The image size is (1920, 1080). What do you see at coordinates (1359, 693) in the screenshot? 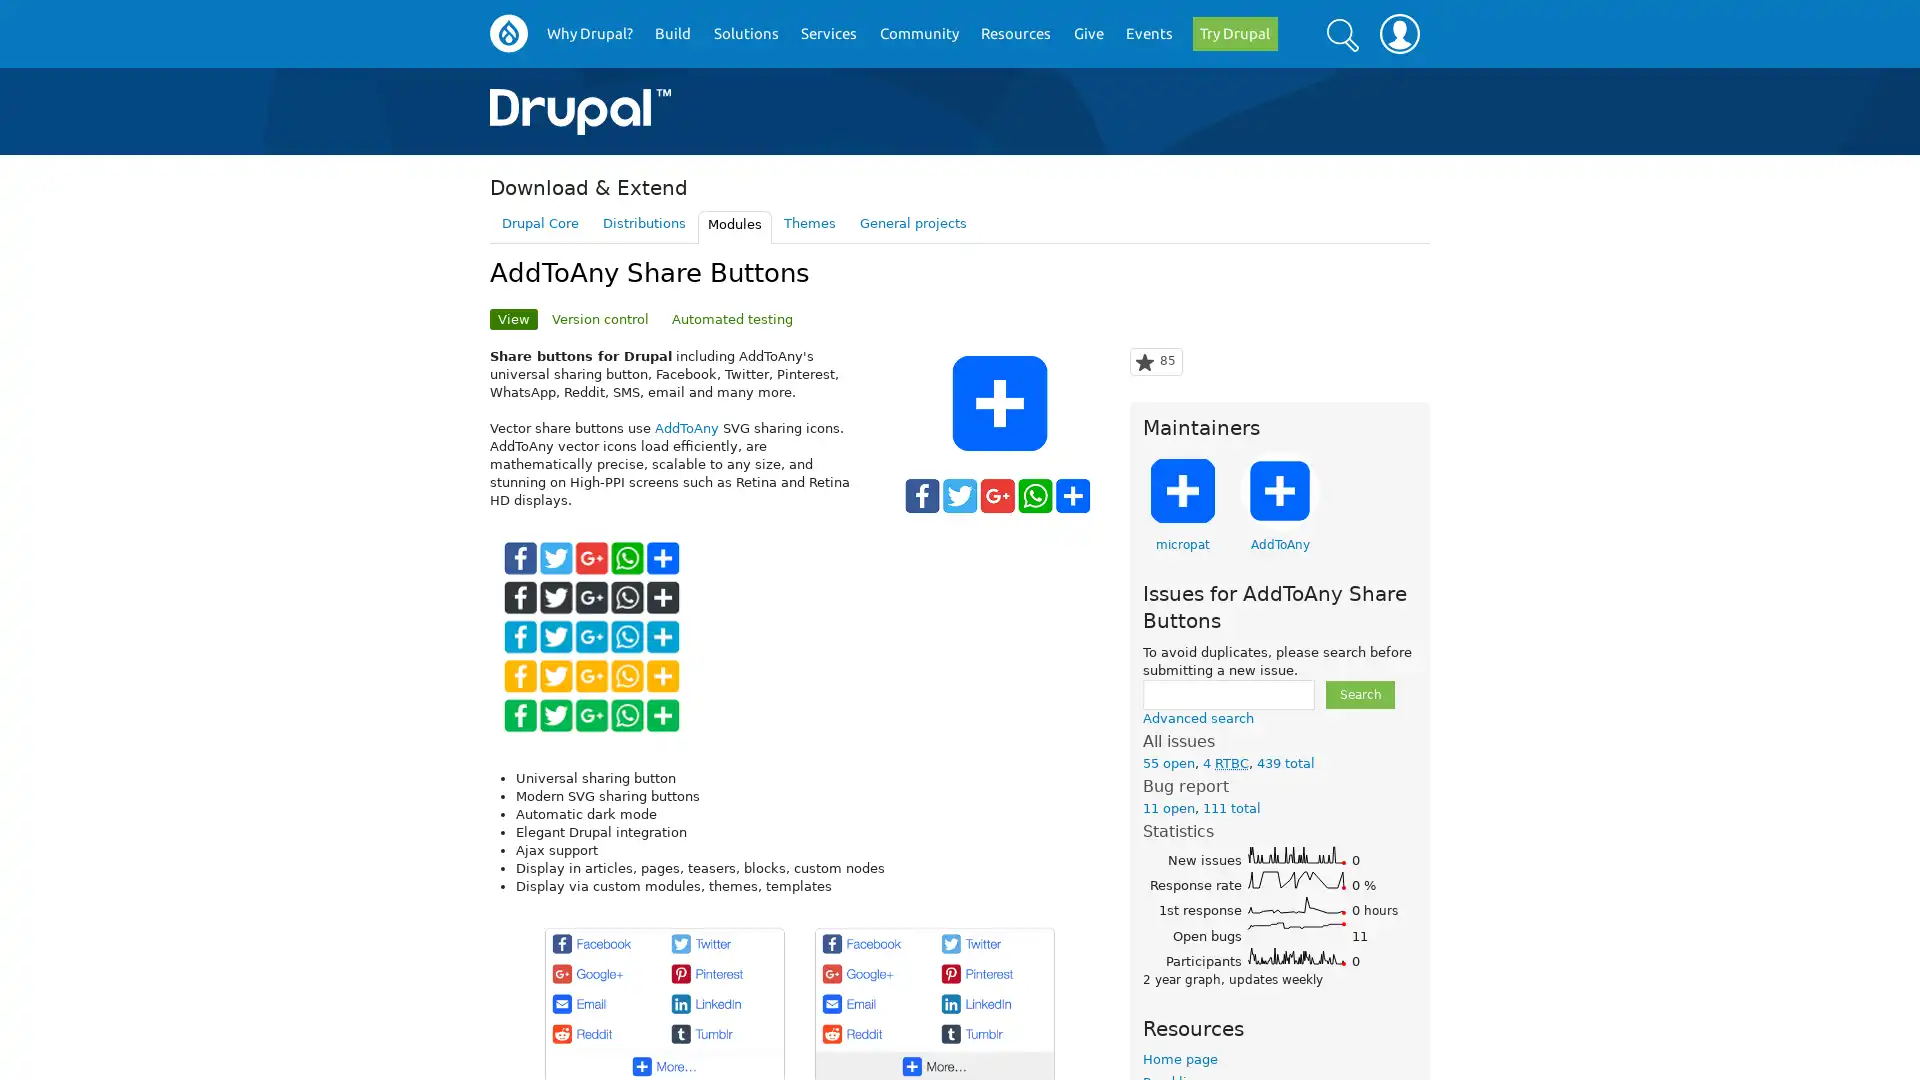
I see `Search` at bounding box center [1359, 693].